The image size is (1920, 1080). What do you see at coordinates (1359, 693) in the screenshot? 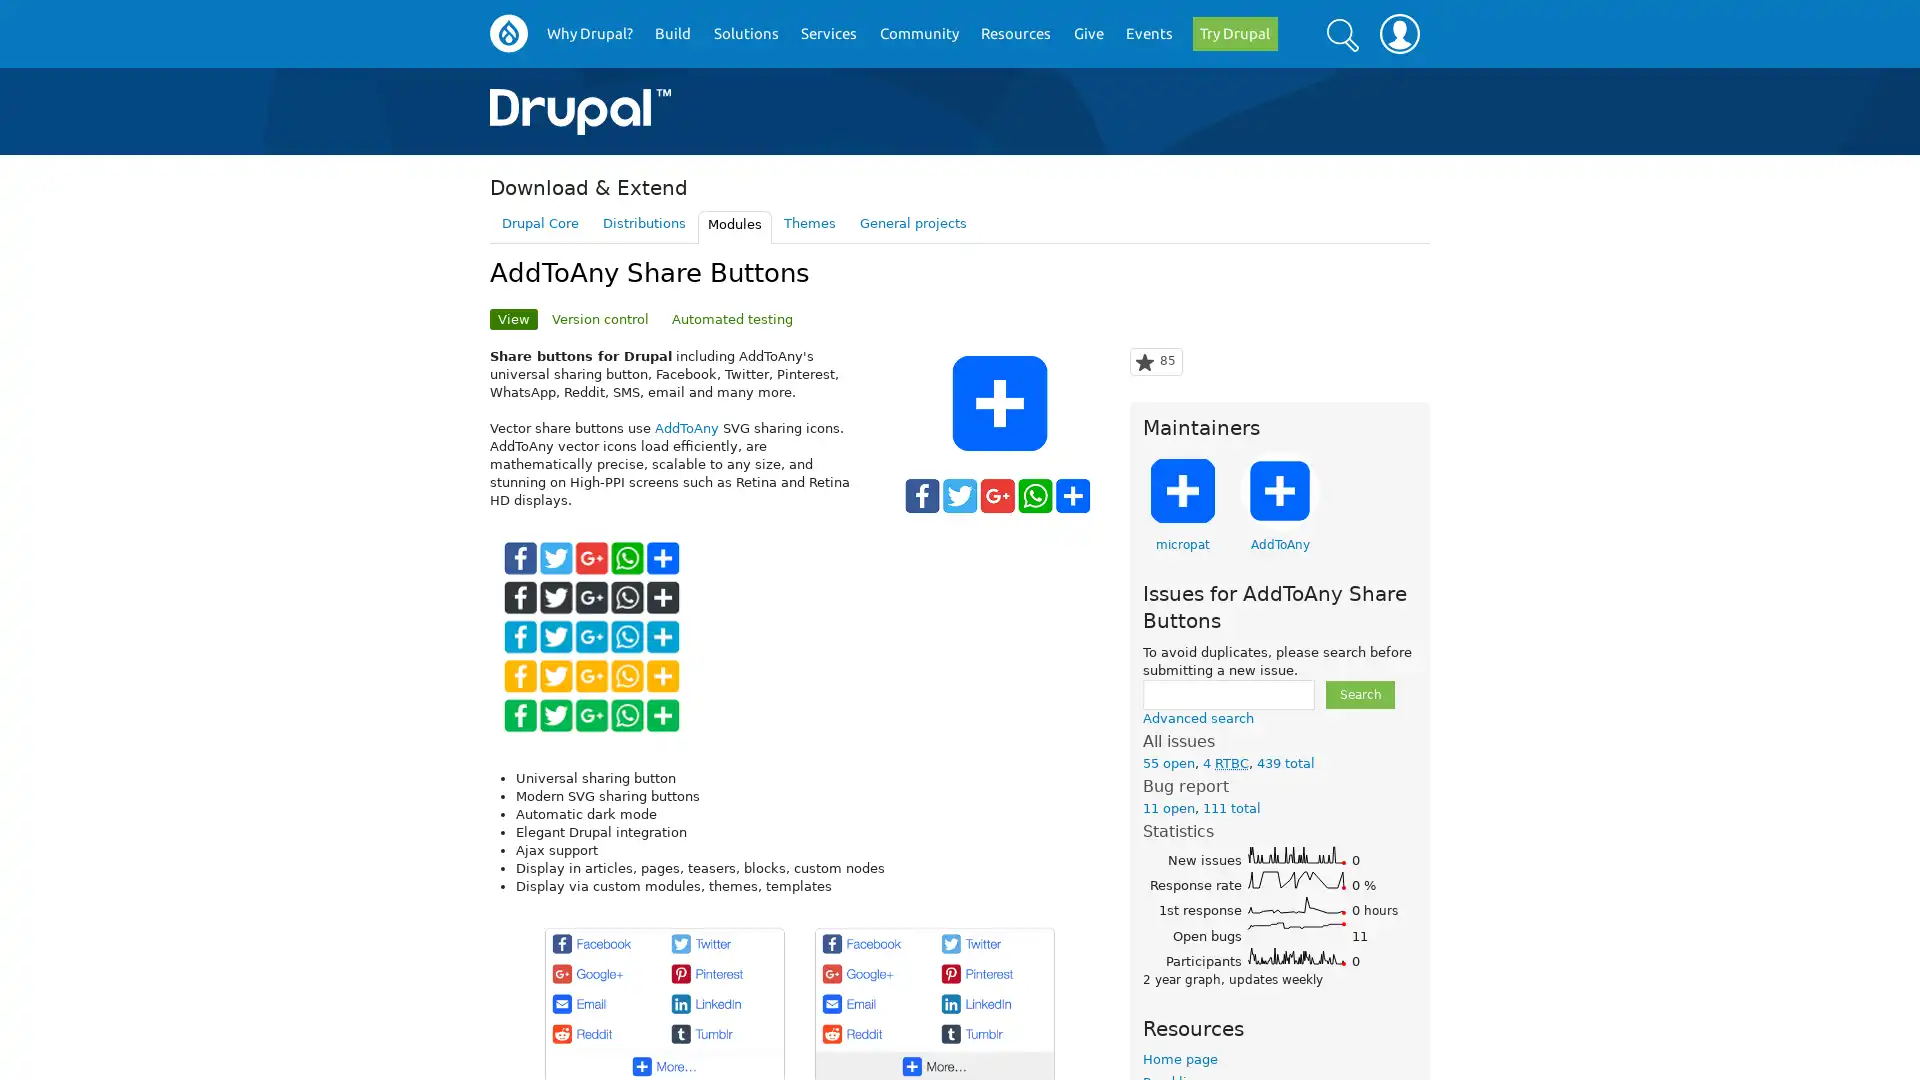
I see `Search` at bounding box center [1359, 693].